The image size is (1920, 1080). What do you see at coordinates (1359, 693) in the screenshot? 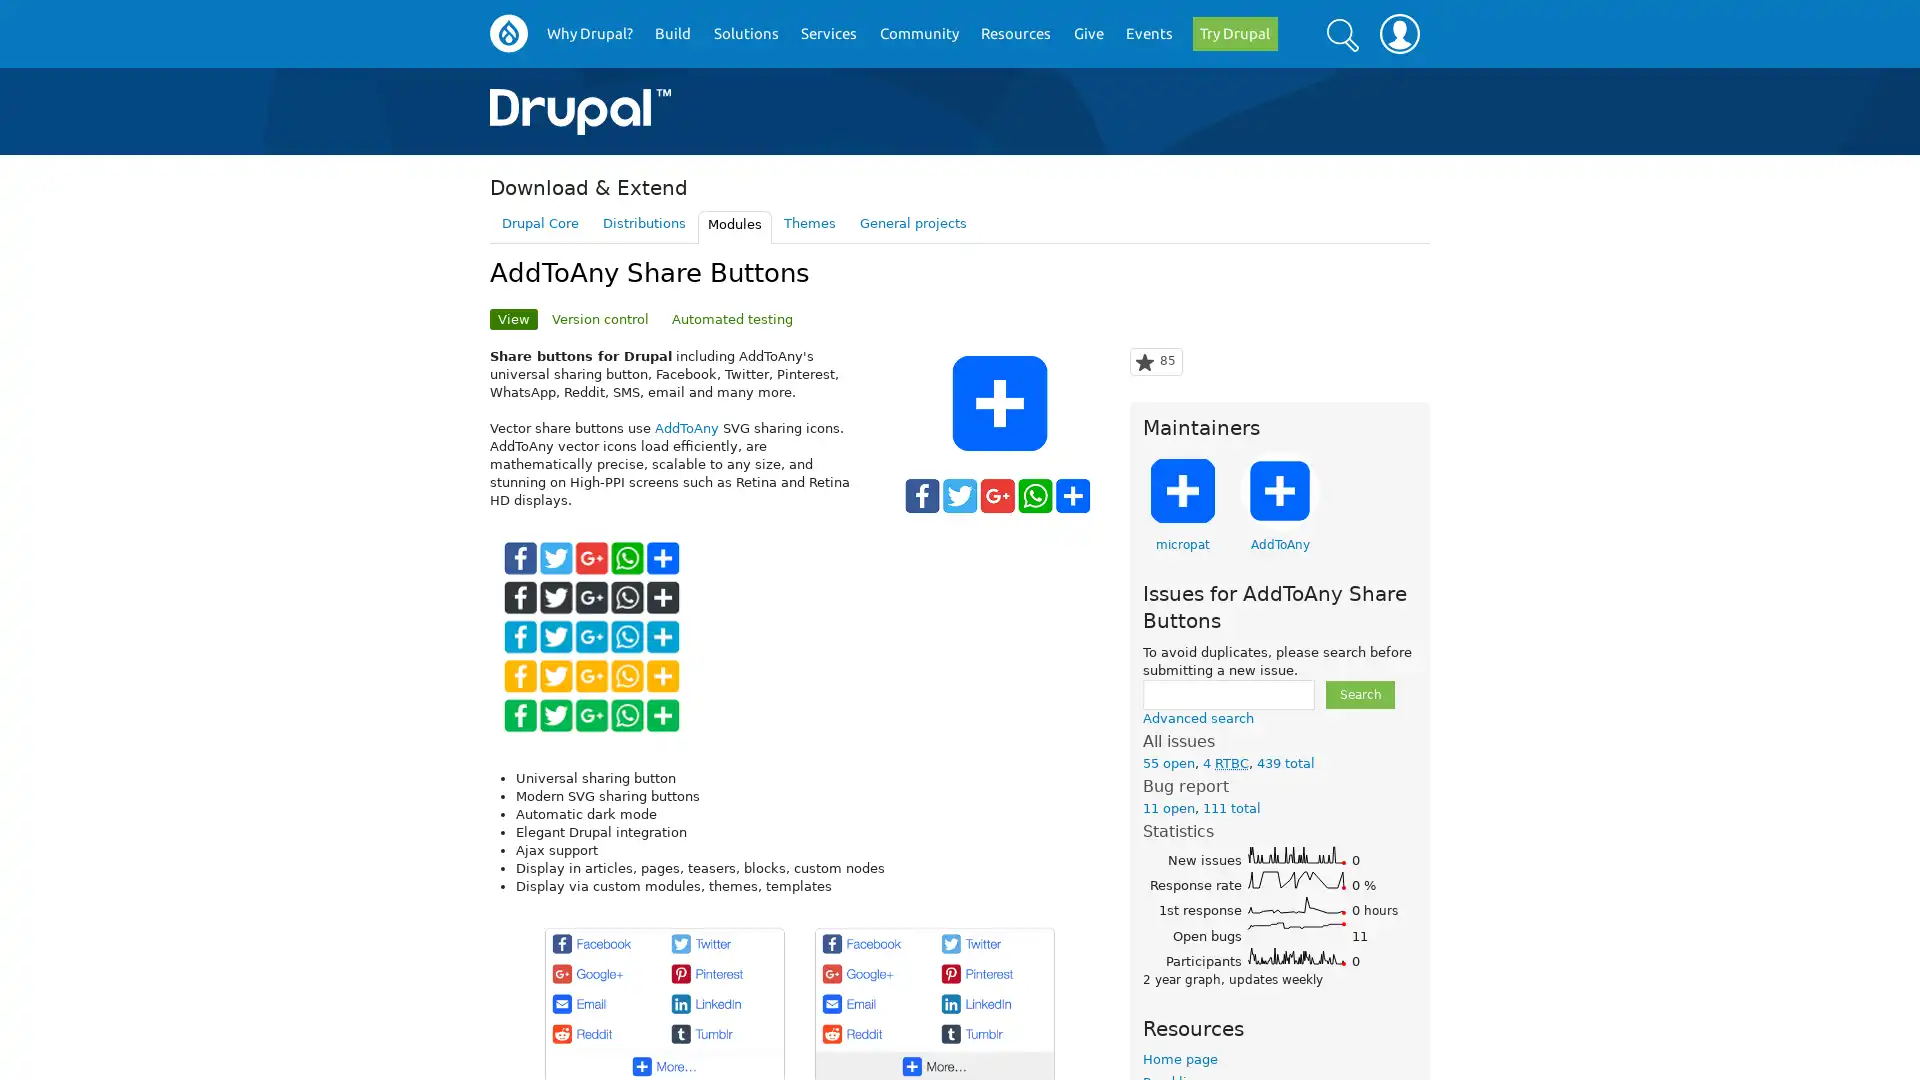
I see `Search` at bounding box center [1359, 693].